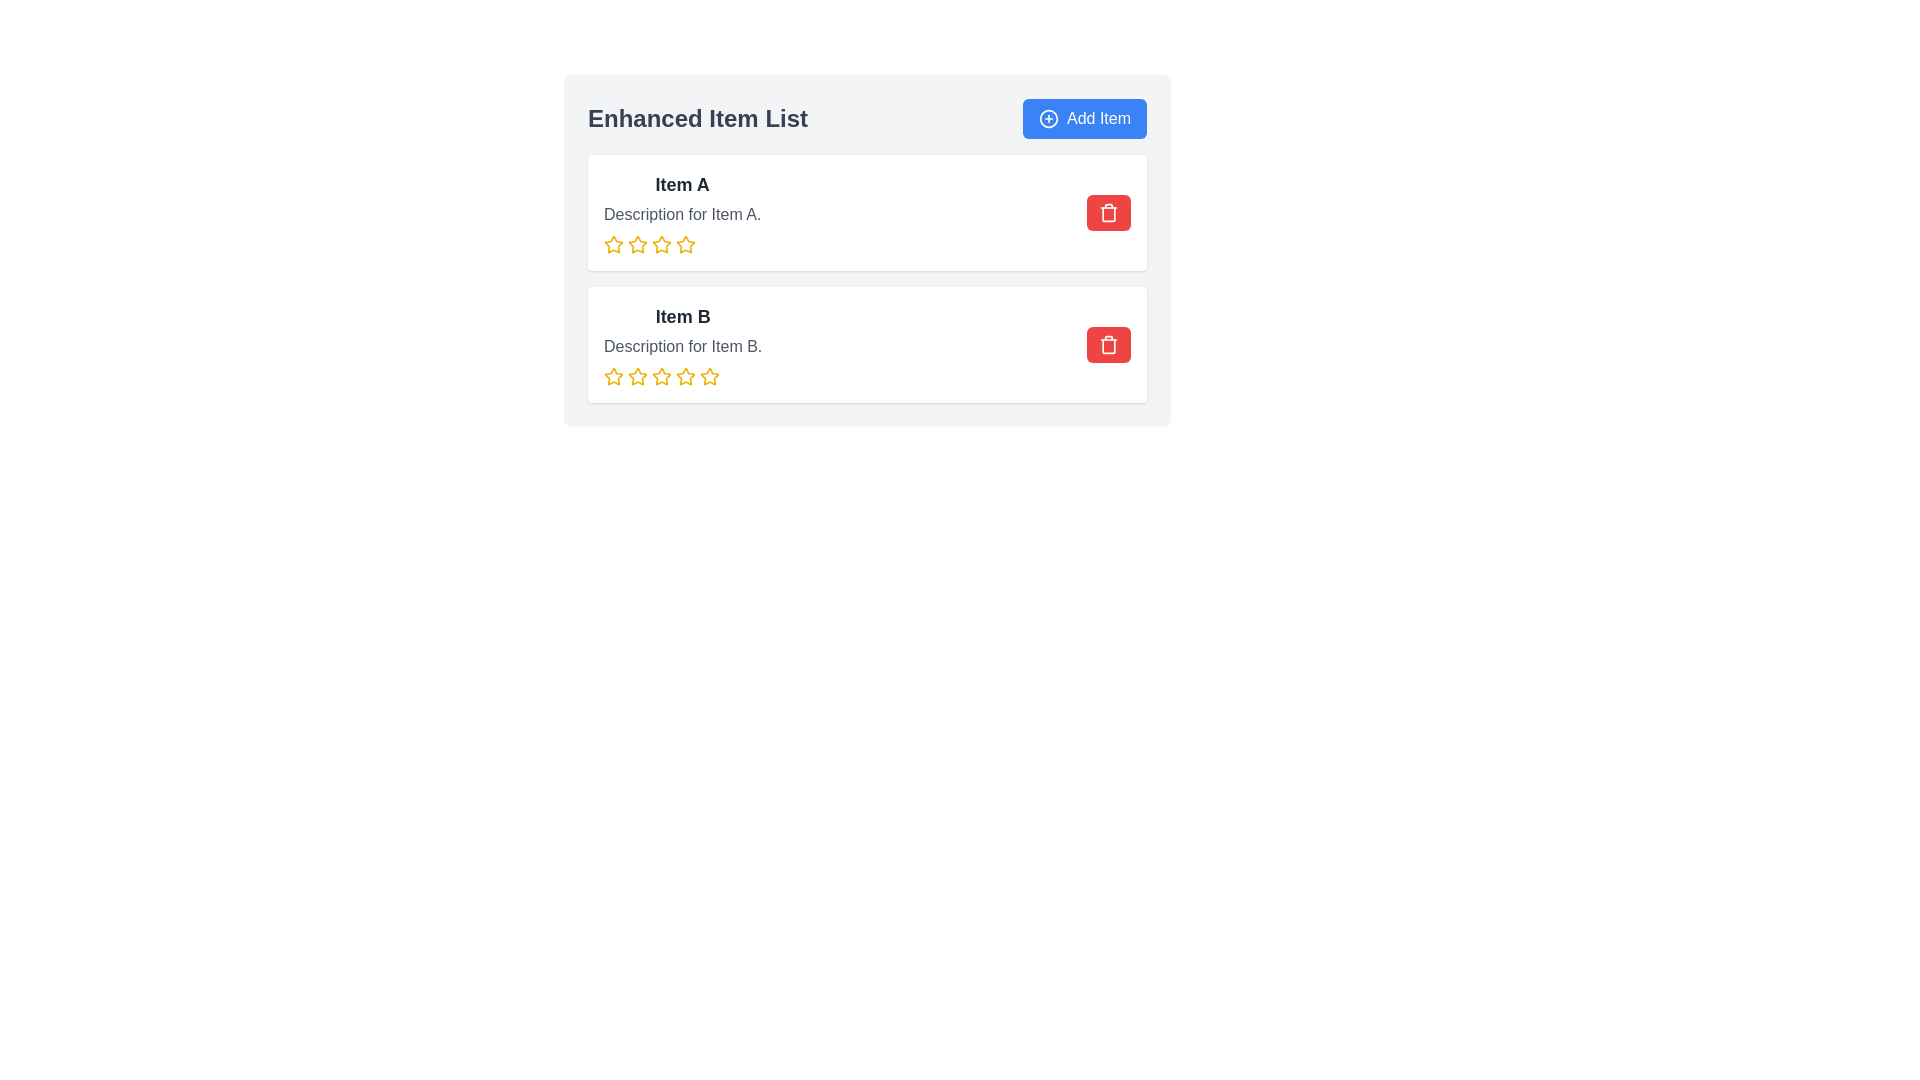 This screenshot has width=1920, height=1080. What do you see at coordinates (686, 244) in the screenshot?
I see `the fourth star icon in the rating section of 'Item A'` at bounding box center [686, 244].